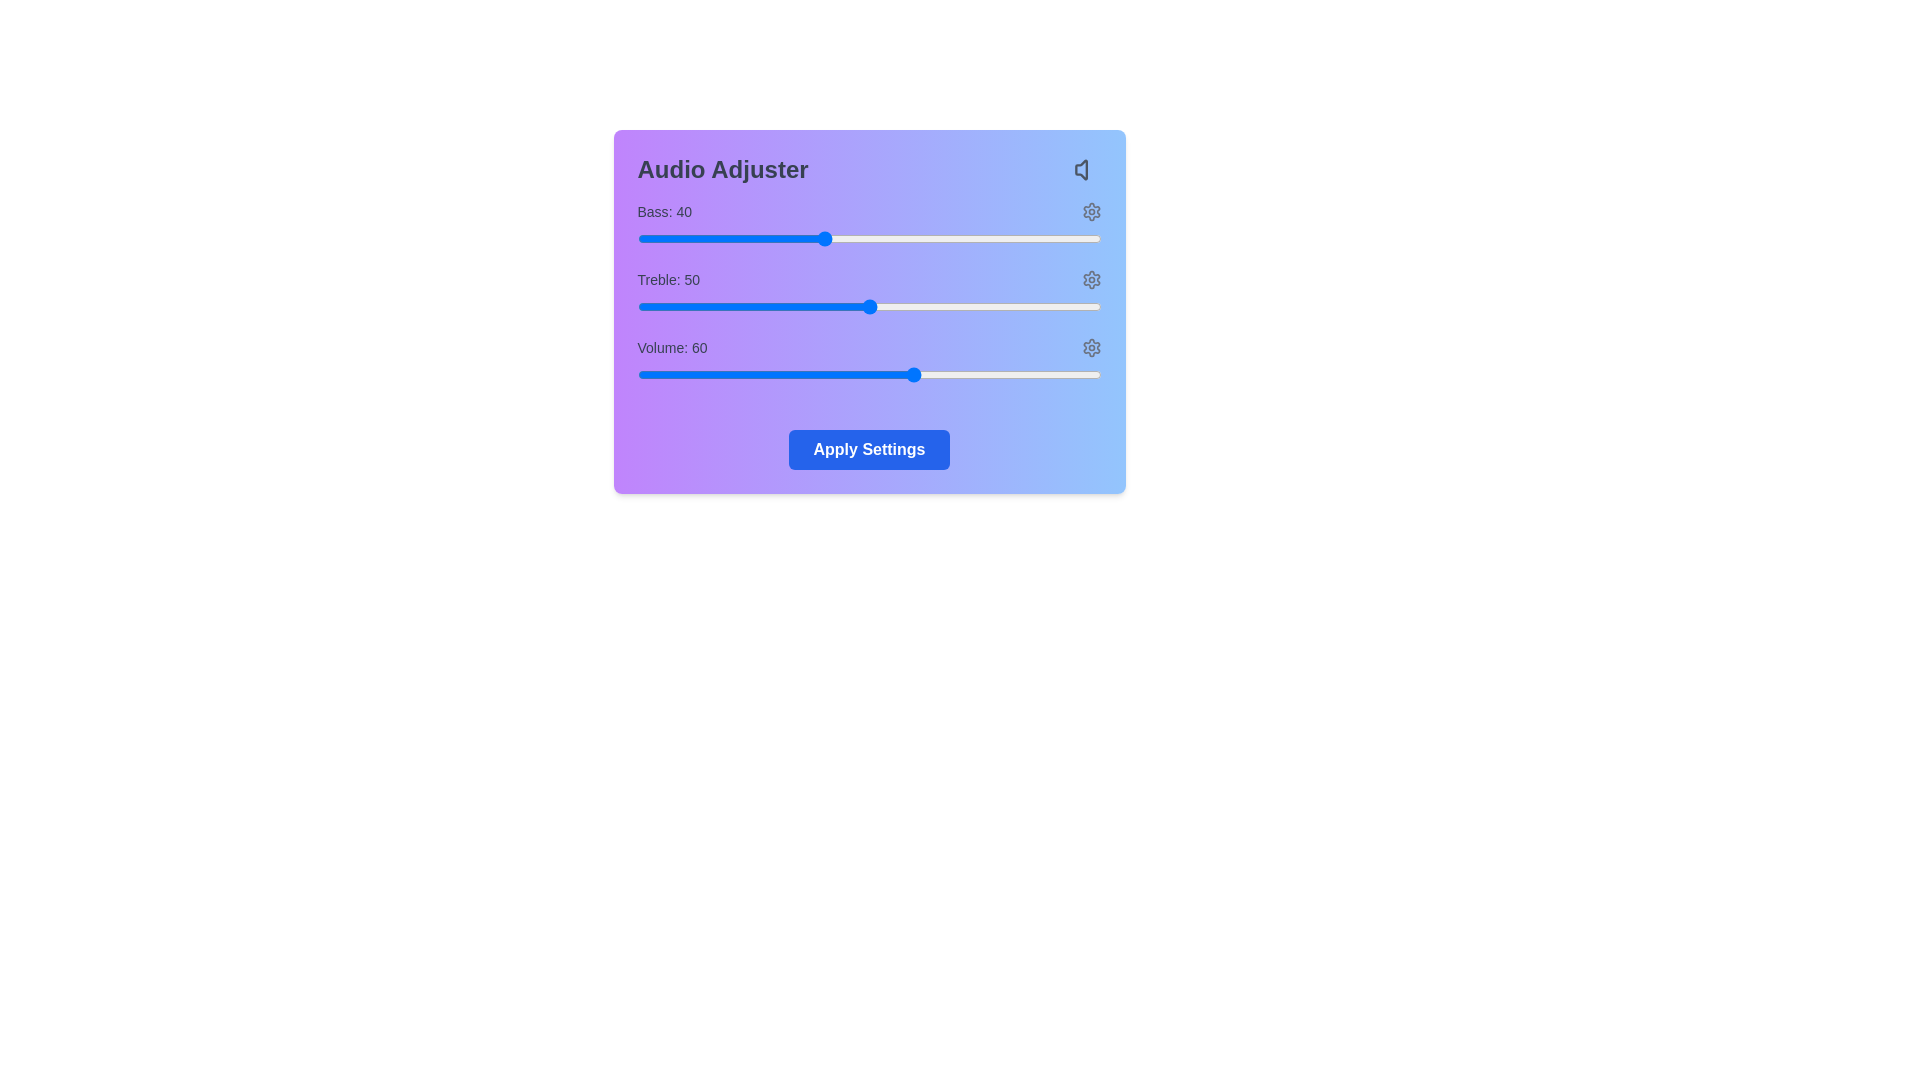  Describe the element at coordinates (738, 374) in the screenshot. I see `the volume` at that location.